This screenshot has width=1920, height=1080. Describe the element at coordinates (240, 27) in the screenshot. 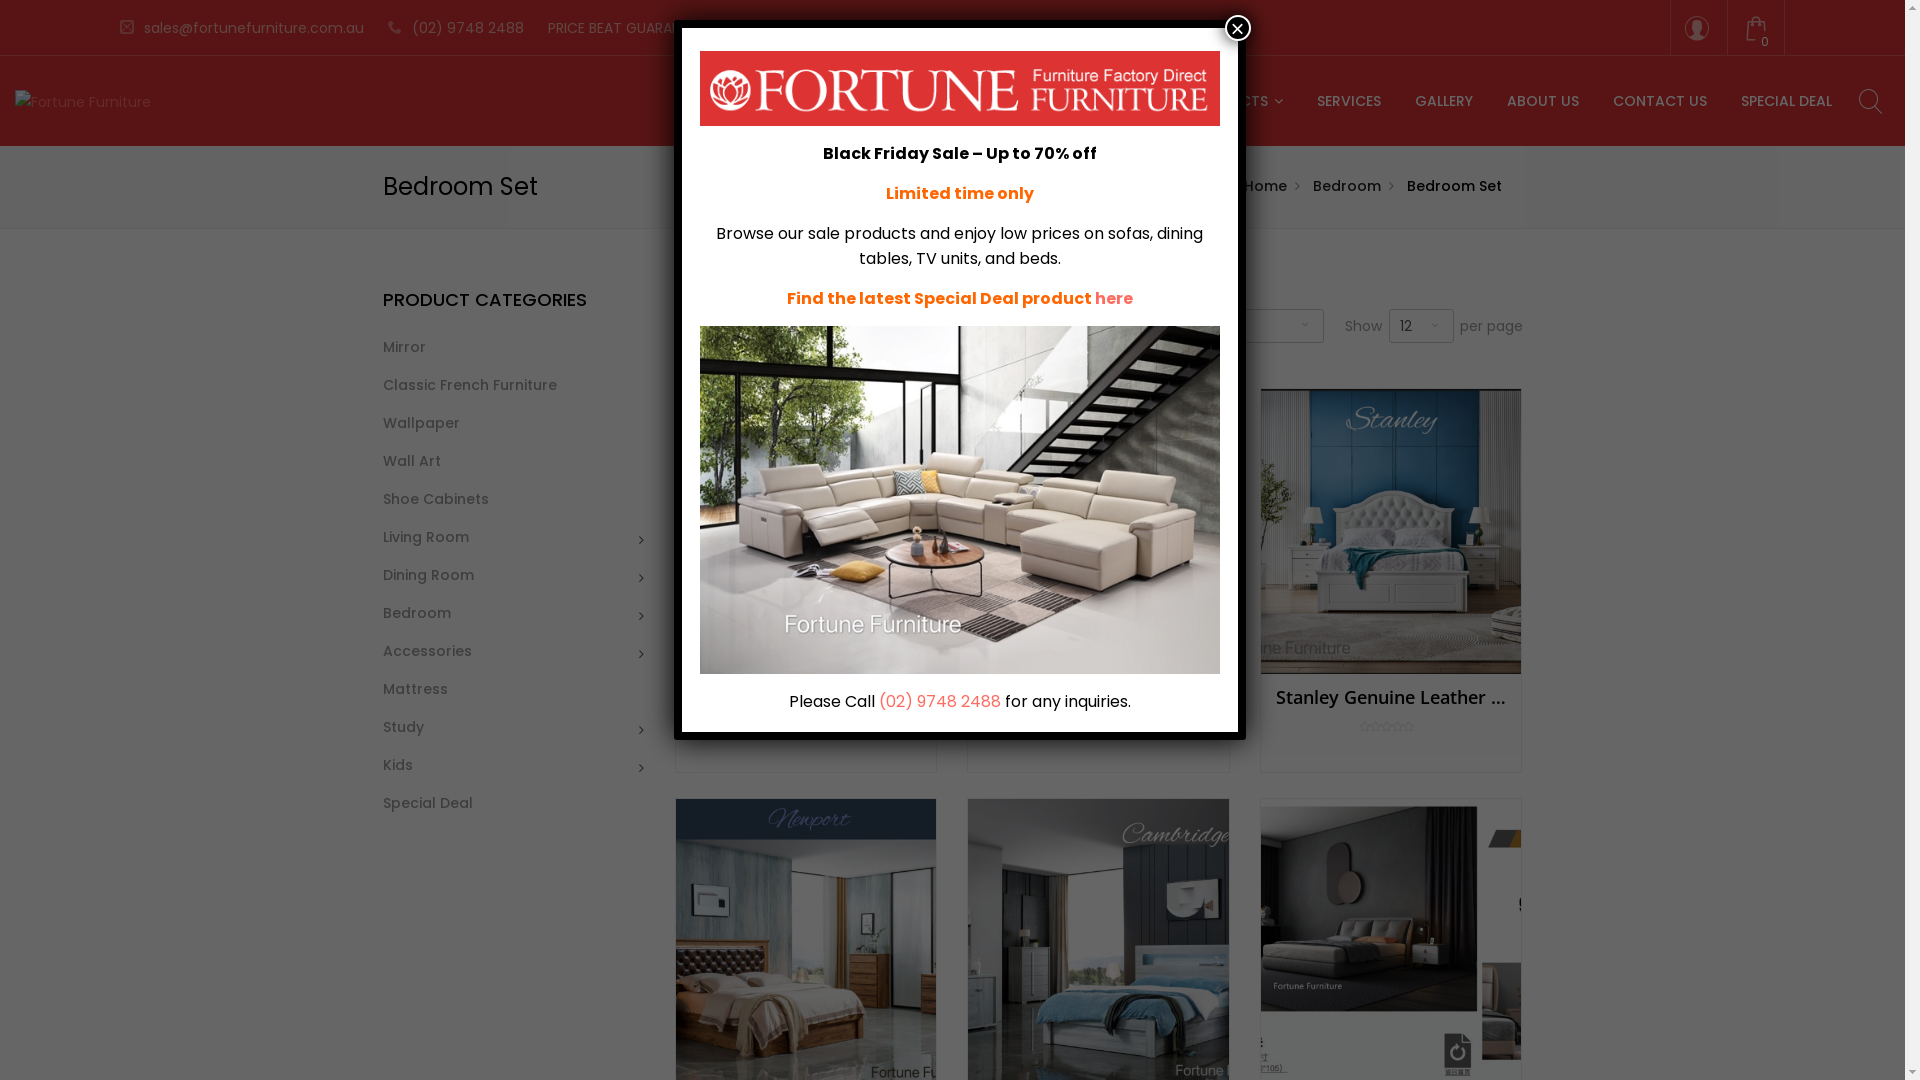

I see `'sales@fortunefurniture.com.au'` at that location.